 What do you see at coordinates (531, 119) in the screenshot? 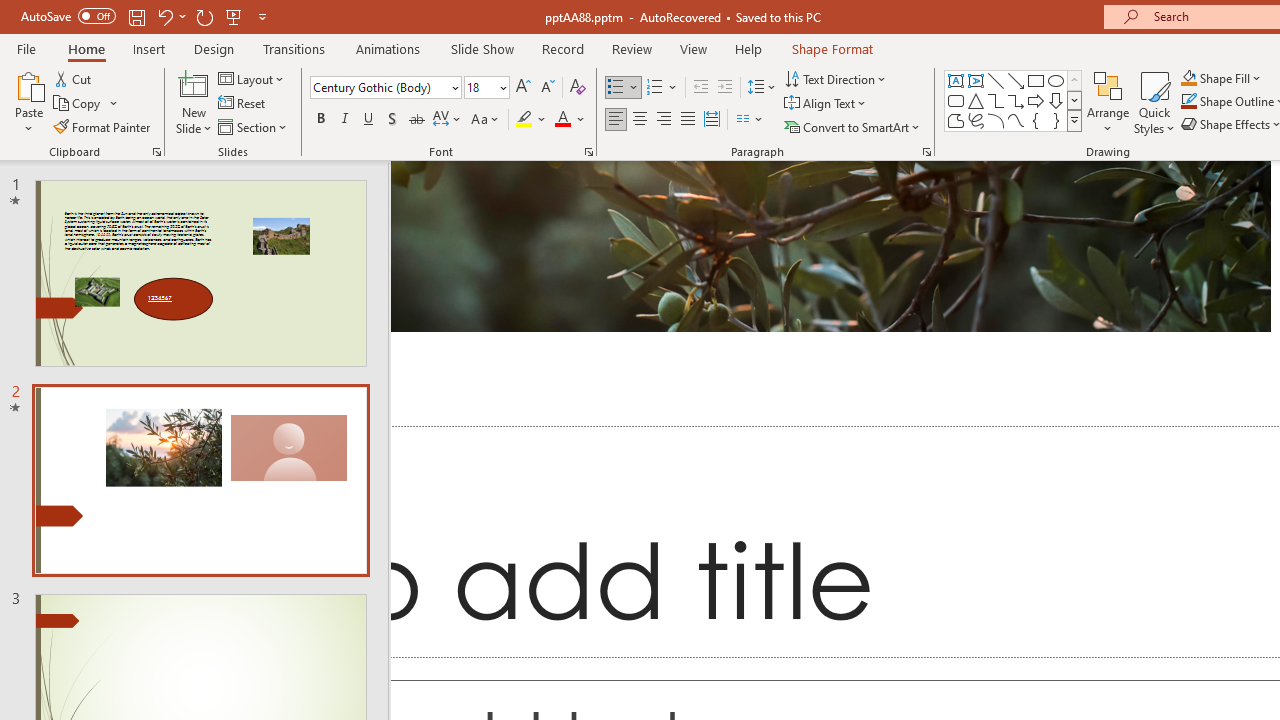
I see `'Text Highlight Color'` at bounding box center [531, 119].